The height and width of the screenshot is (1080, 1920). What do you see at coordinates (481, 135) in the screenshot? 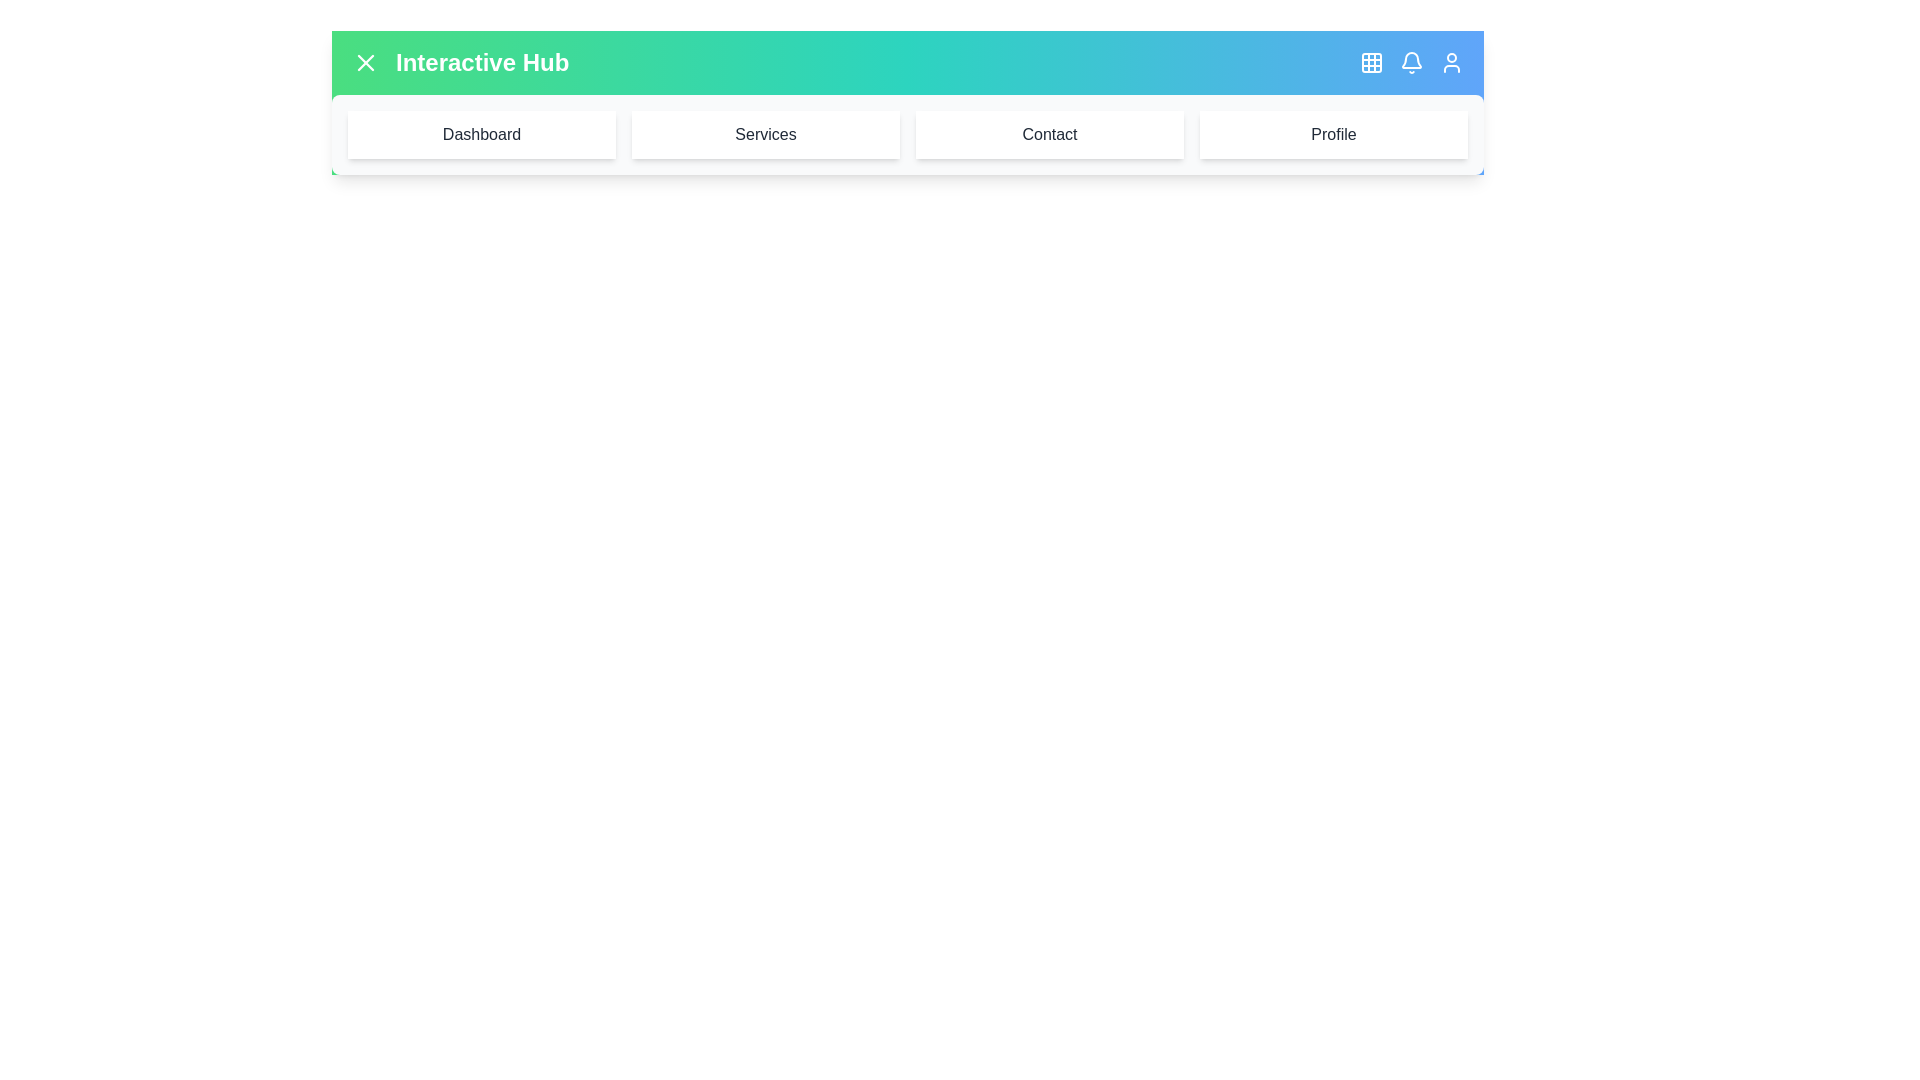
I see `the menu item labeled Dashboard` at bounding box center [481, 135].